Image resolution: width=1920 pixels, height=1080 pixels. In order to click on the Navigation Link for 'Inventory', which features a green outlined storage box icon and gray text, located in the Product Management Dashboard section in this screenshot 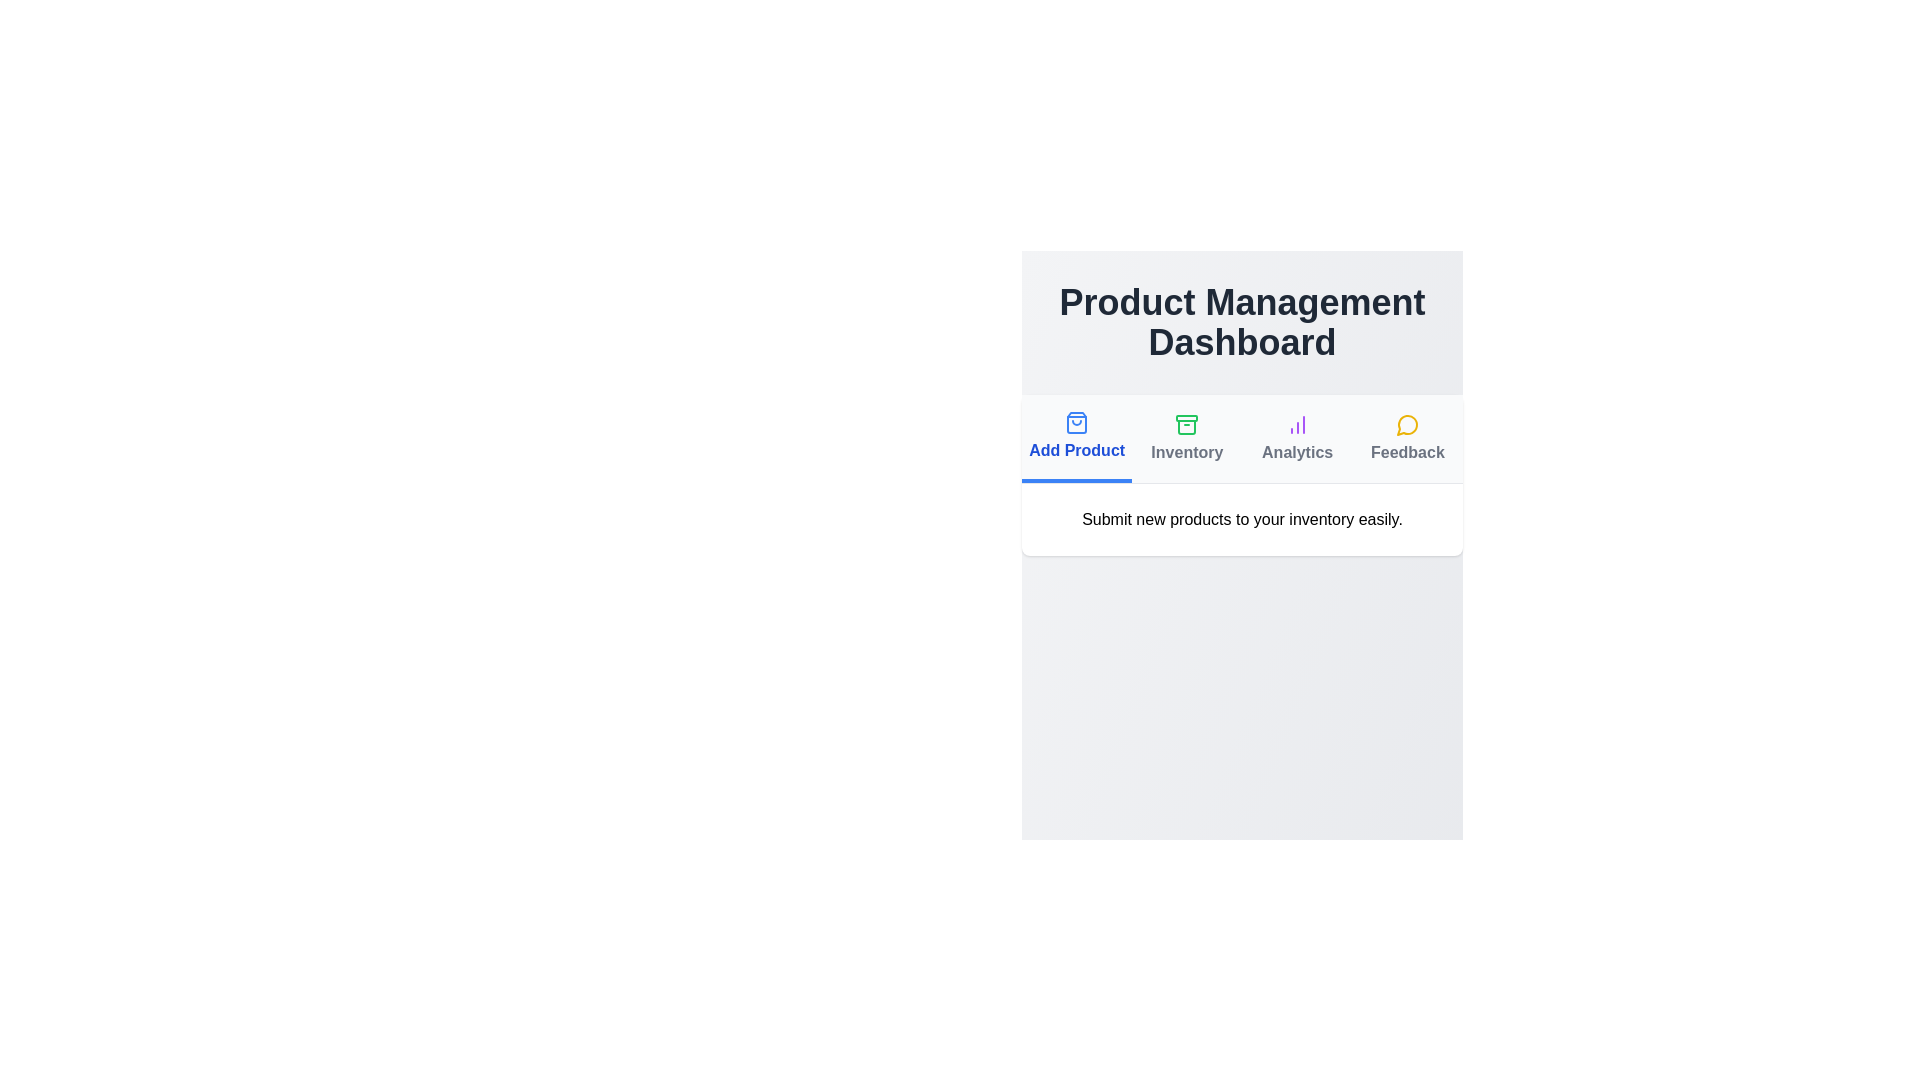, I will do `click(1187, 438)`.